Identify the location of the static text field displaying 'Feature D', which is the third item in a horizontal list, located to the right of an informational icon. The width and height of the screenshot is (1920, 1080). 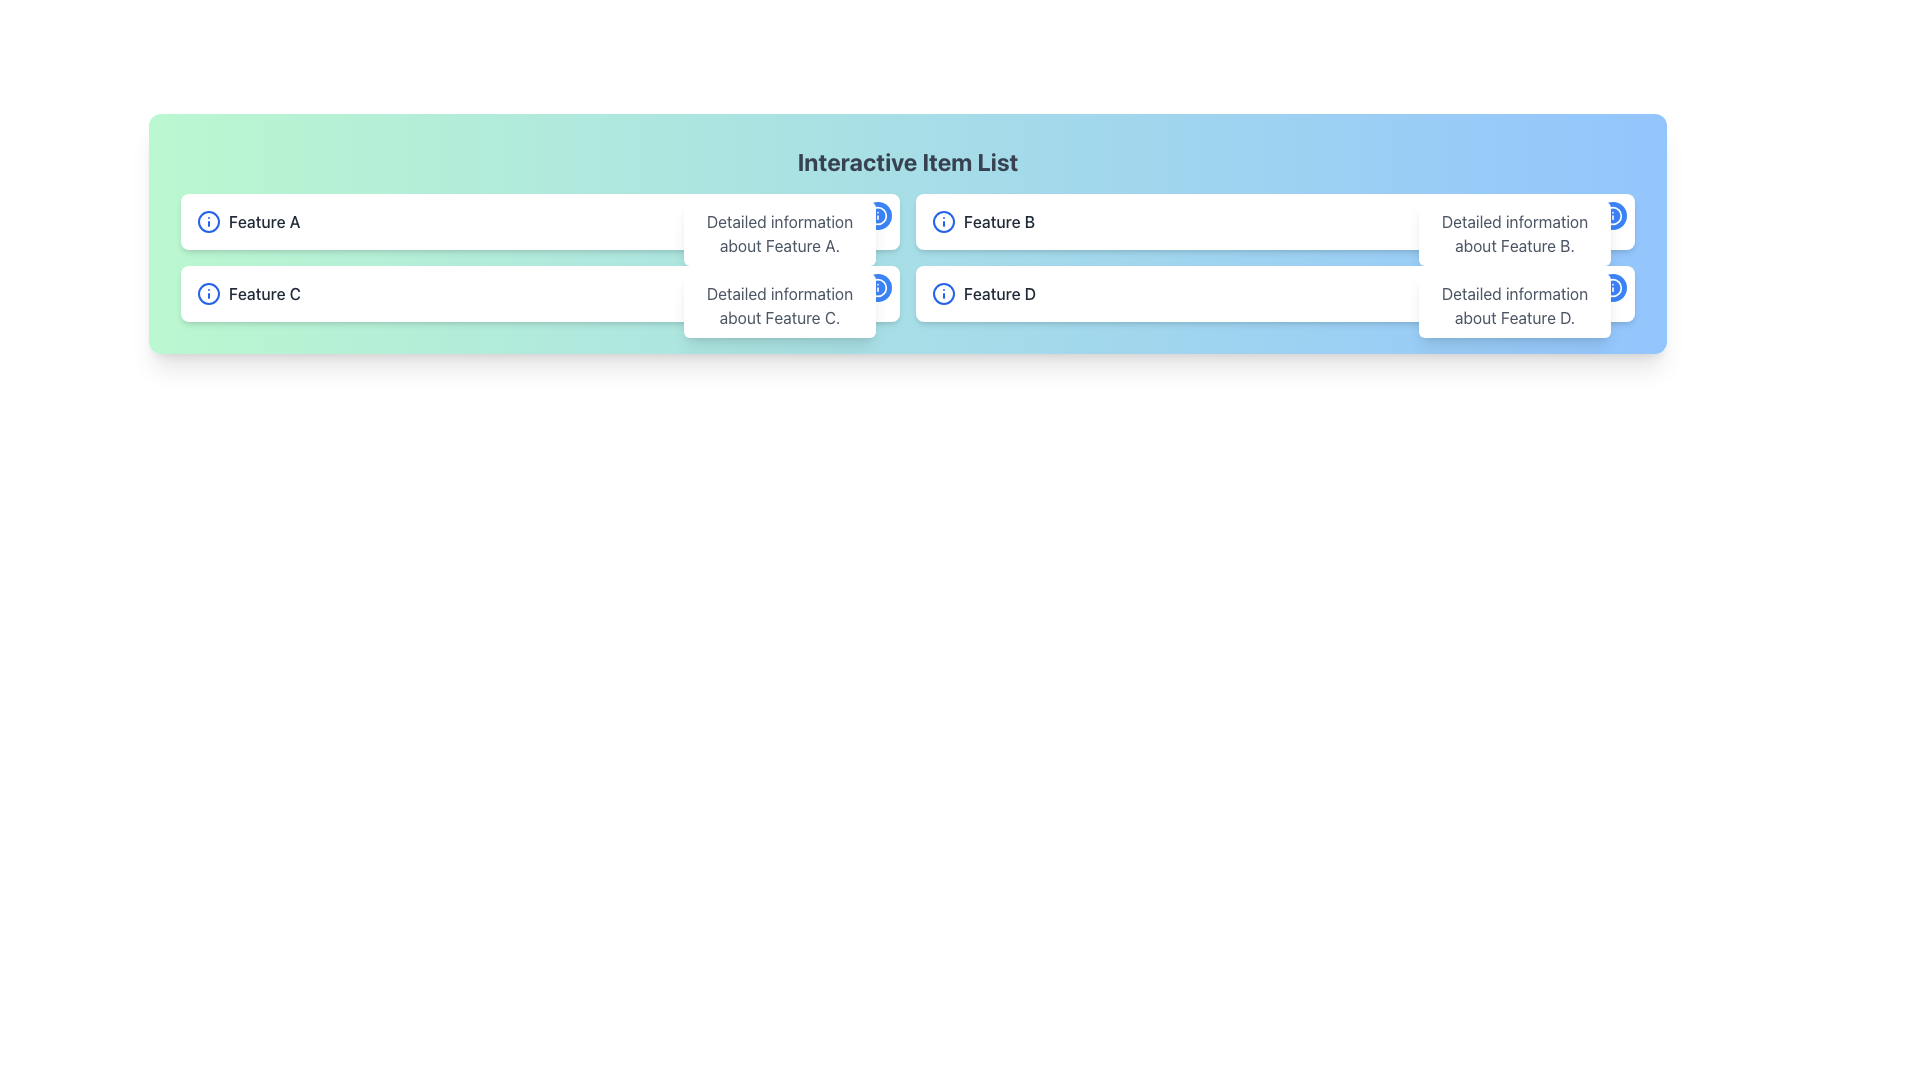
(999, 293).